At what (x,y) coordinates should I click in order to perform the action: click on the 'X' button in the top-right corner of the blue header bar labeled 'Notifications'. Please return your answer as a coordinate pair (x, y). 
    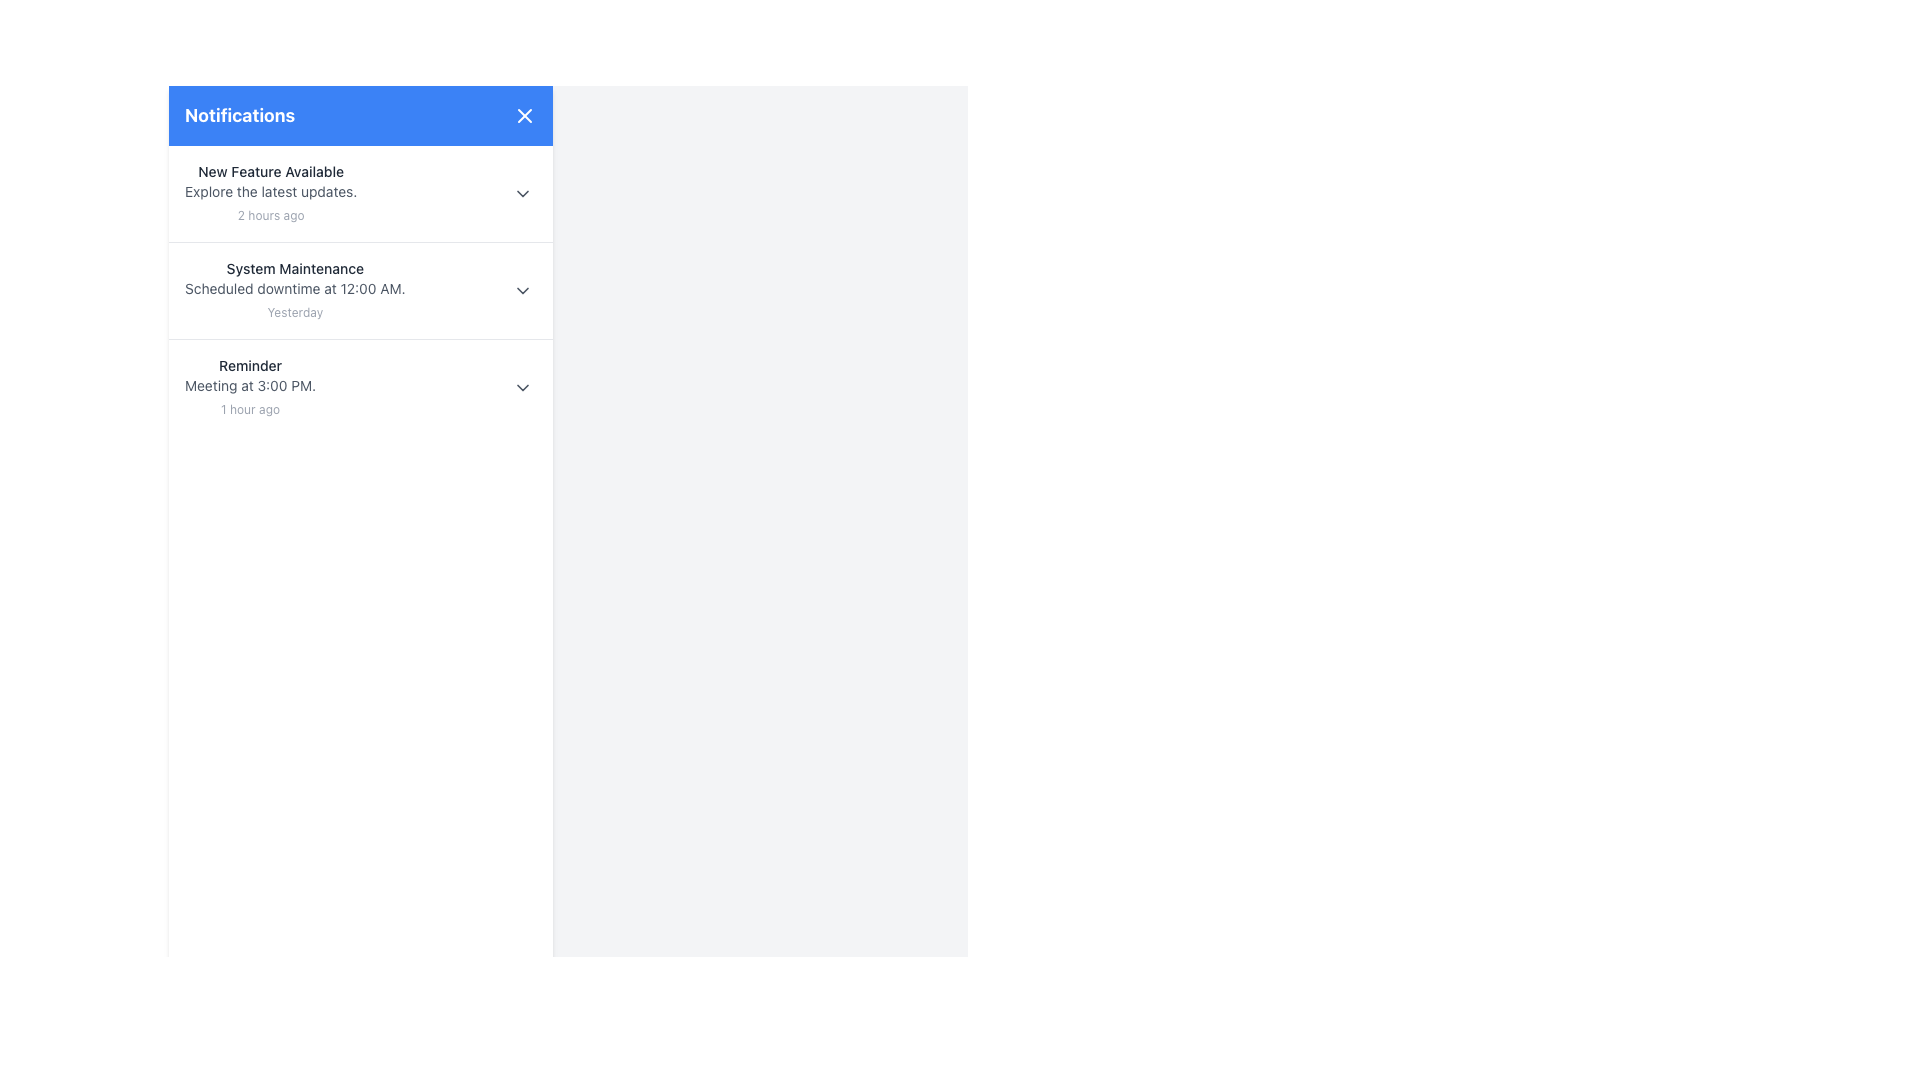
    Looking at the image, I should click on (524, 115).